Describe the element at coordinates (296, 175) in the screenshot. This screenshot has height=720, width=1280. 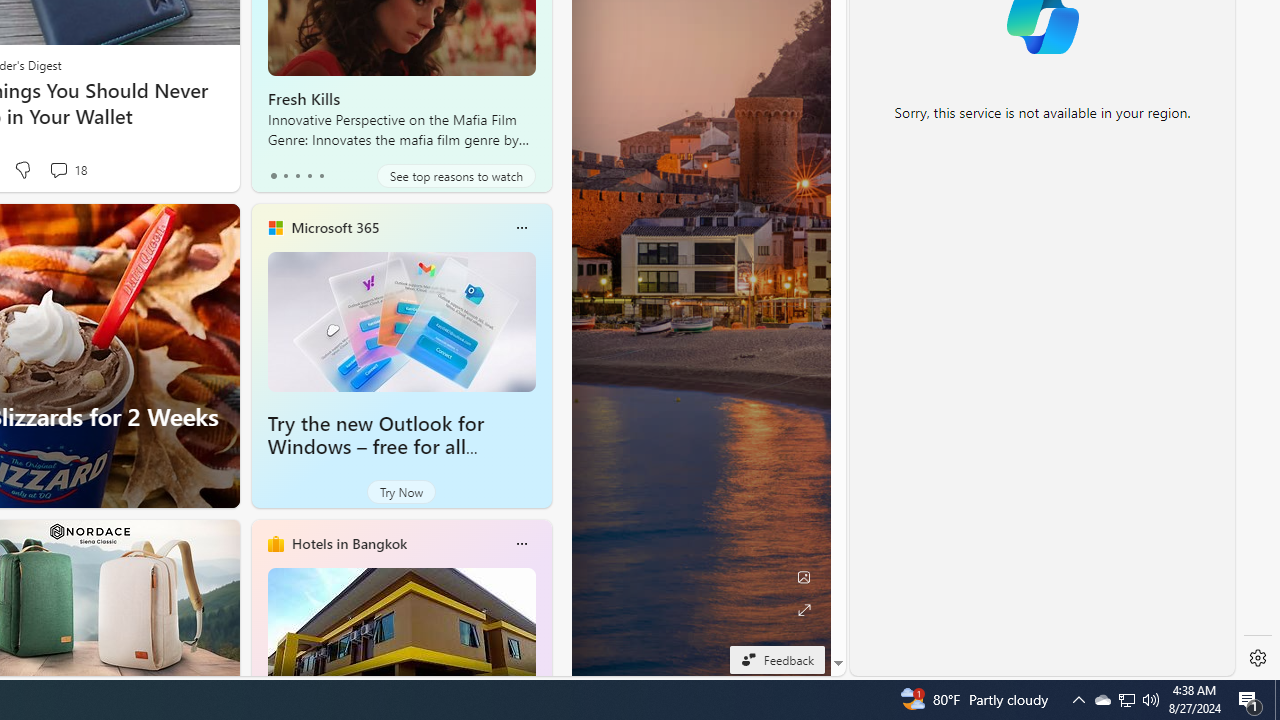
I see `'tab-2'` at that location.